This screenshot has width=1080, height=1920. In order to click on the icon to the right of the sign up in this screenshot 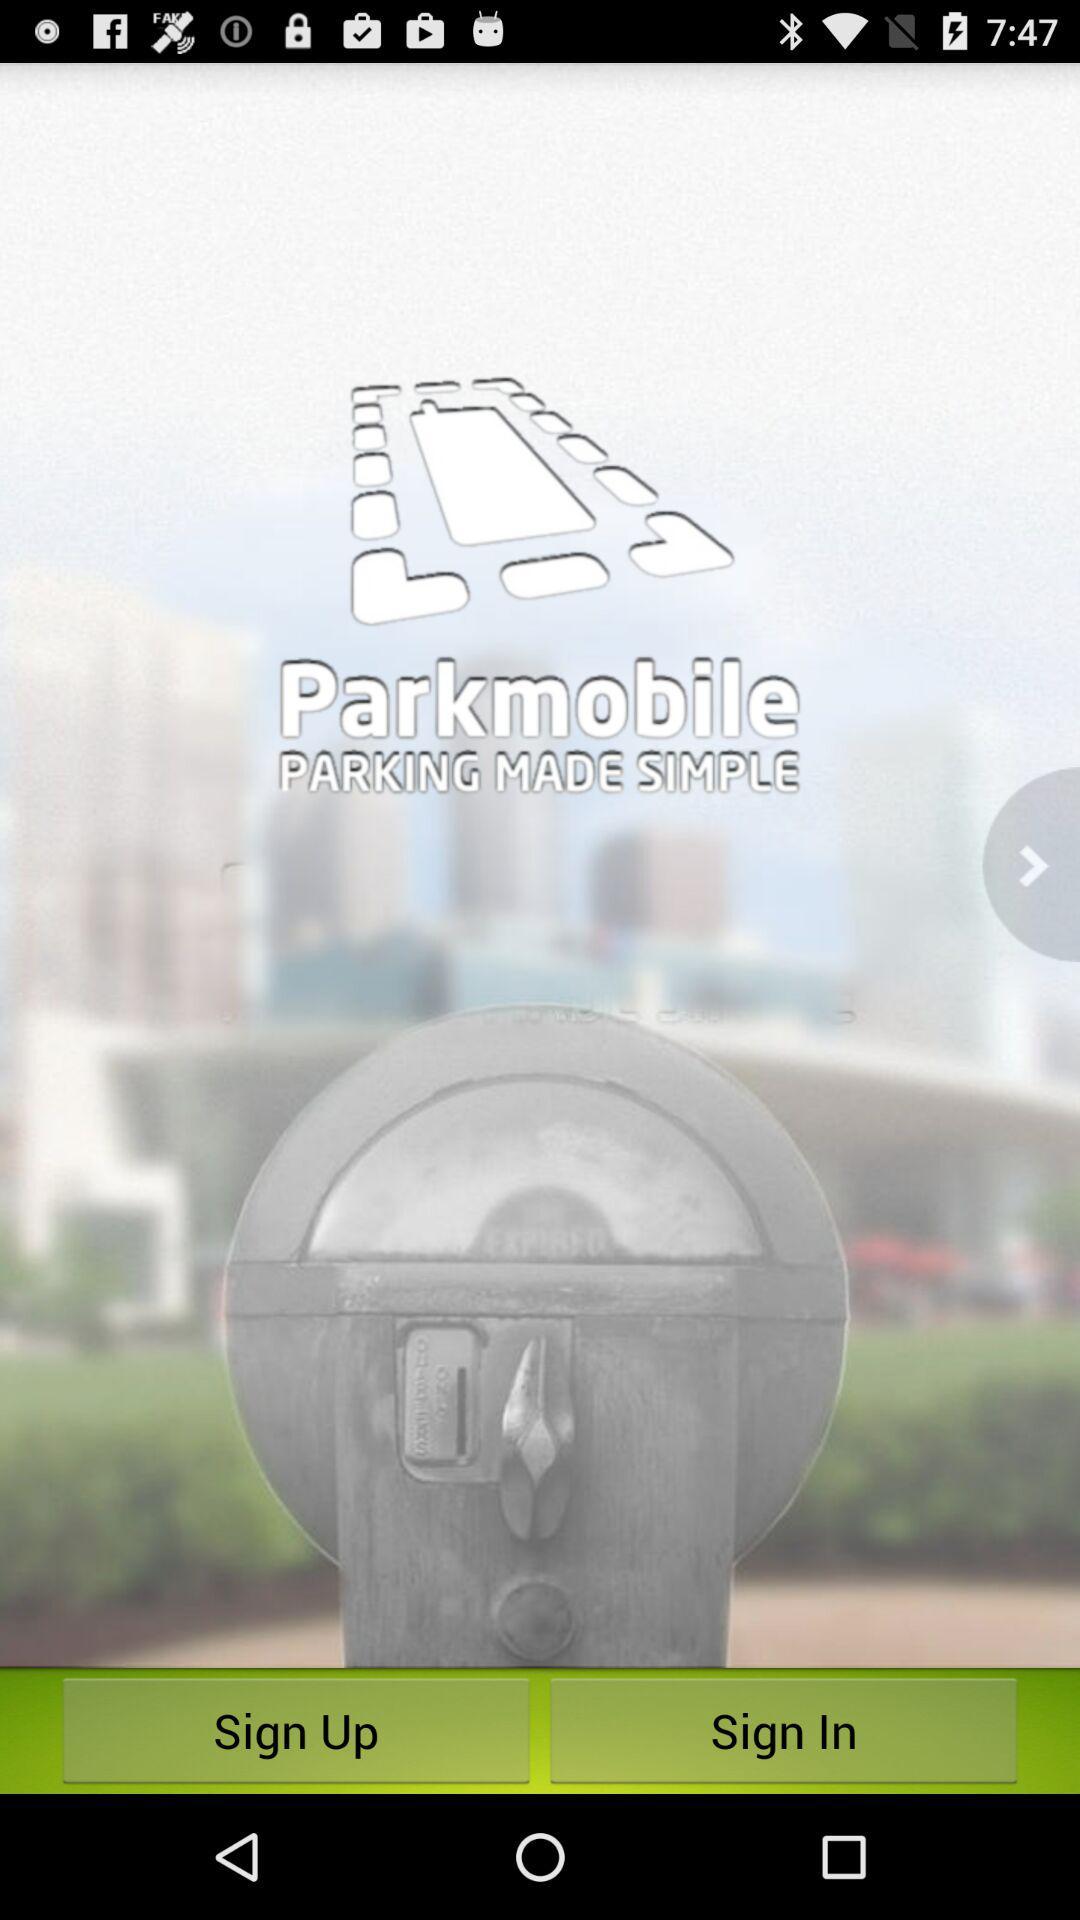, I will do `click(782, 1730)`.